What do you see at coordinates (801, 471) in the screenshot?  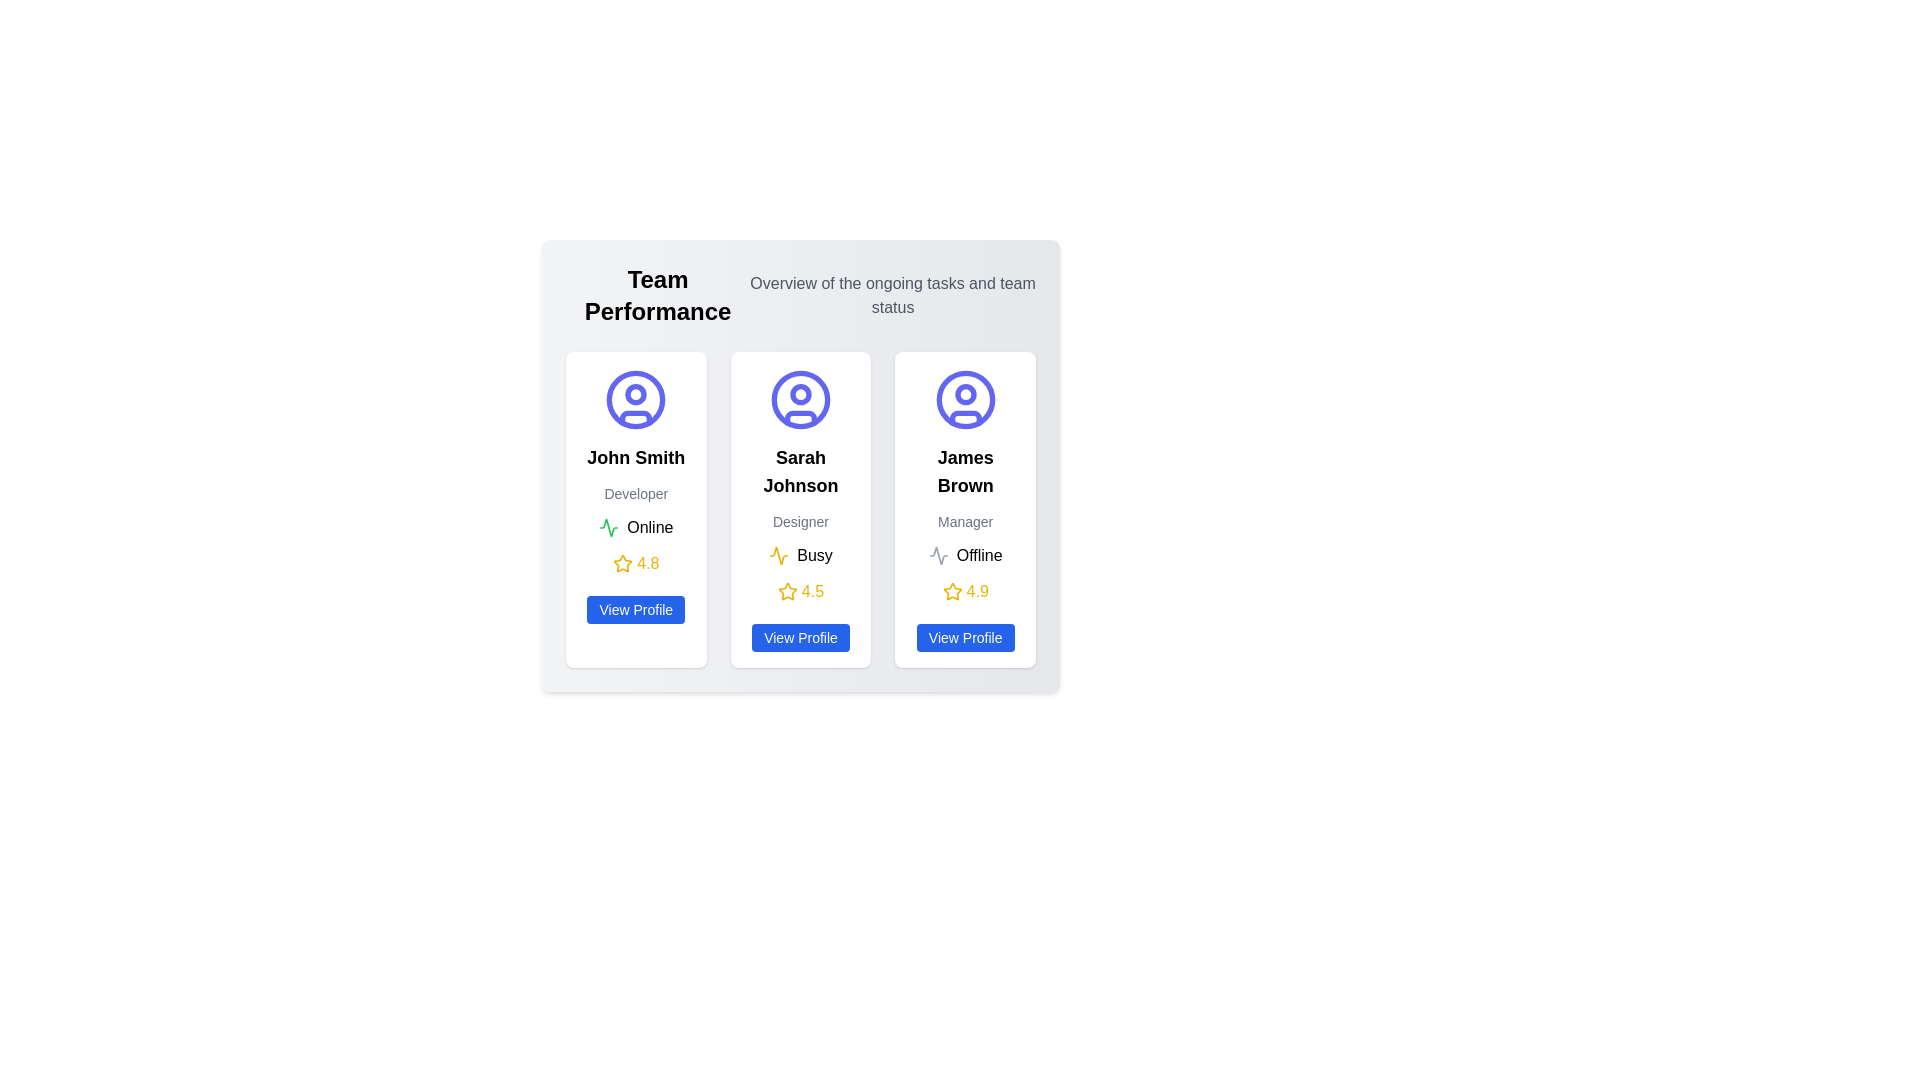 I see `text displaying the name 'Sarah Johnson', which is the second item in the card group located beneath the avatar icon` at bounding box center [801, 471].